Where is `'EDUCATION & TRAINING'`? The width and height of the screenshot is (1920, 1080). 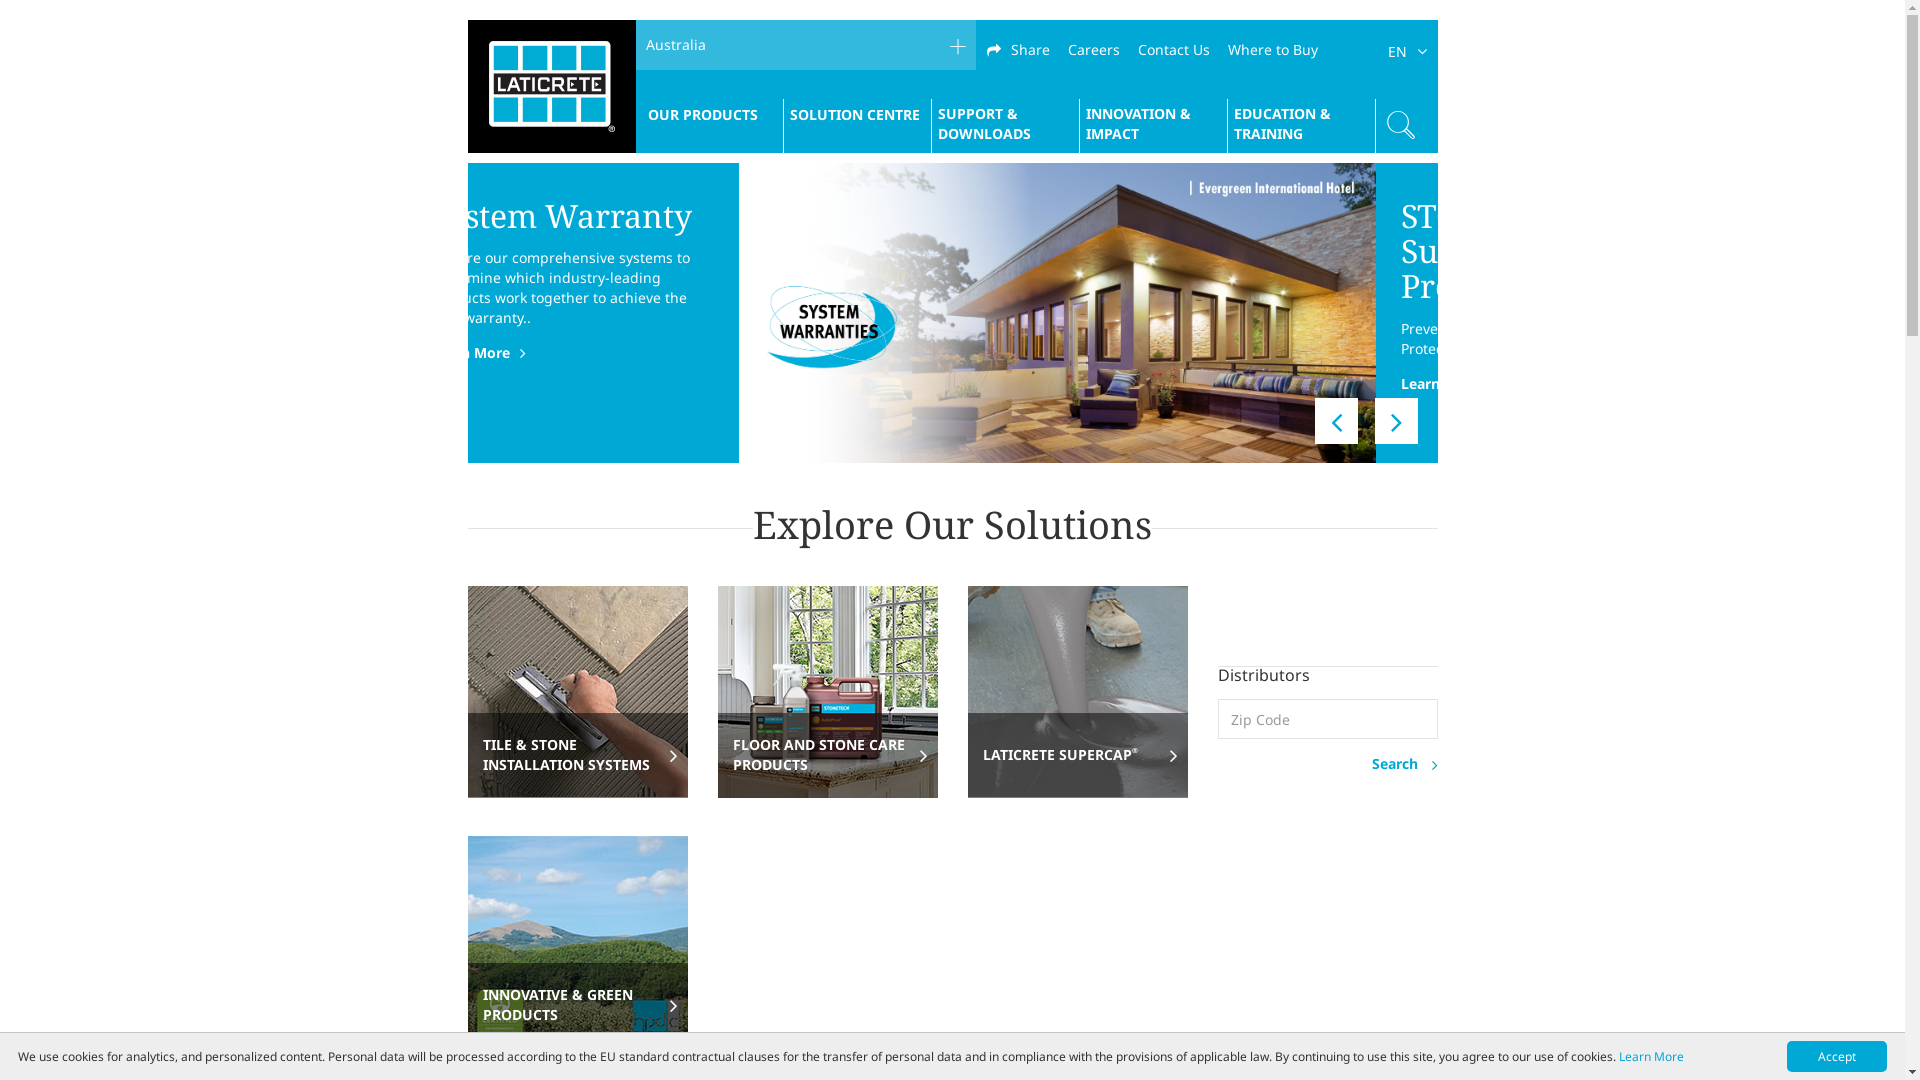 'EDUCATION & TRAINING' is located at coordinates (1301, 123).